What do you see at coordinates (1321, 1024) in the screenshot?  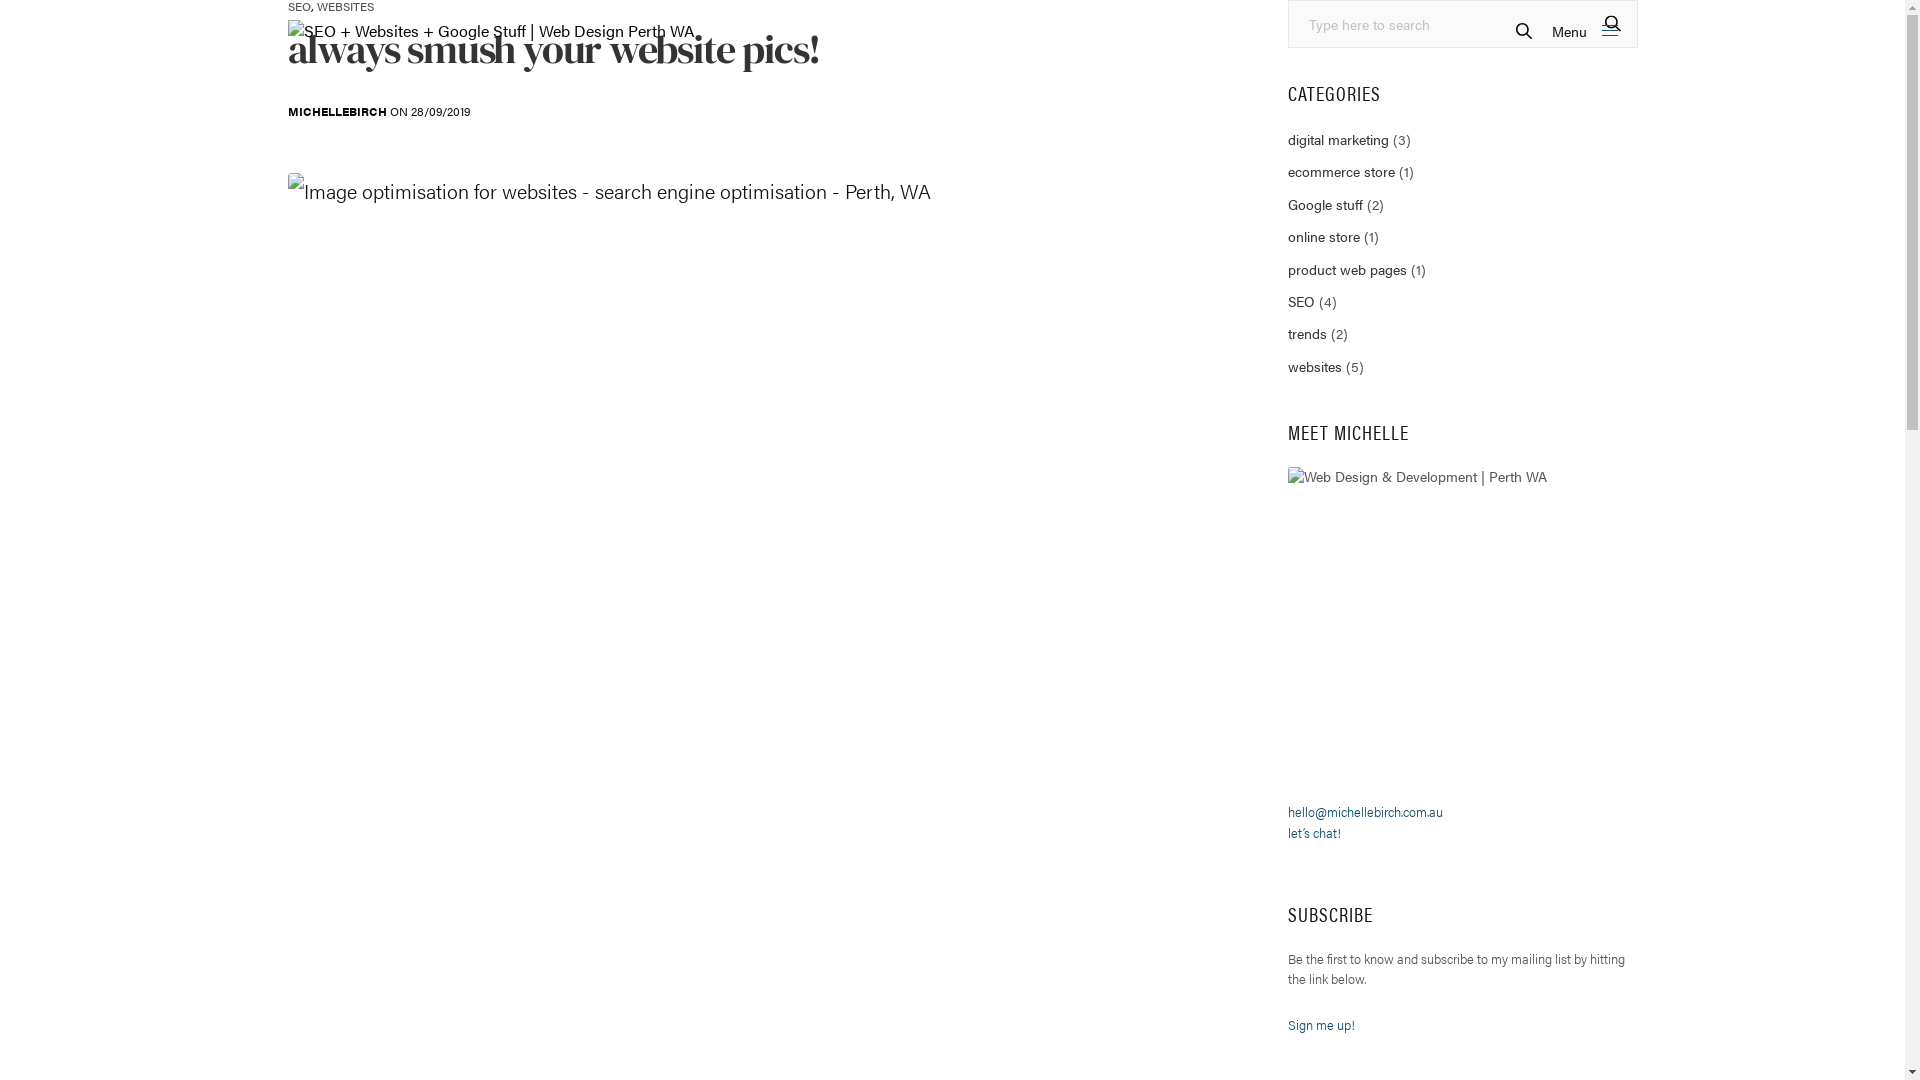 I see `'Sign me up!'` at bounding box center [1321, 1024].